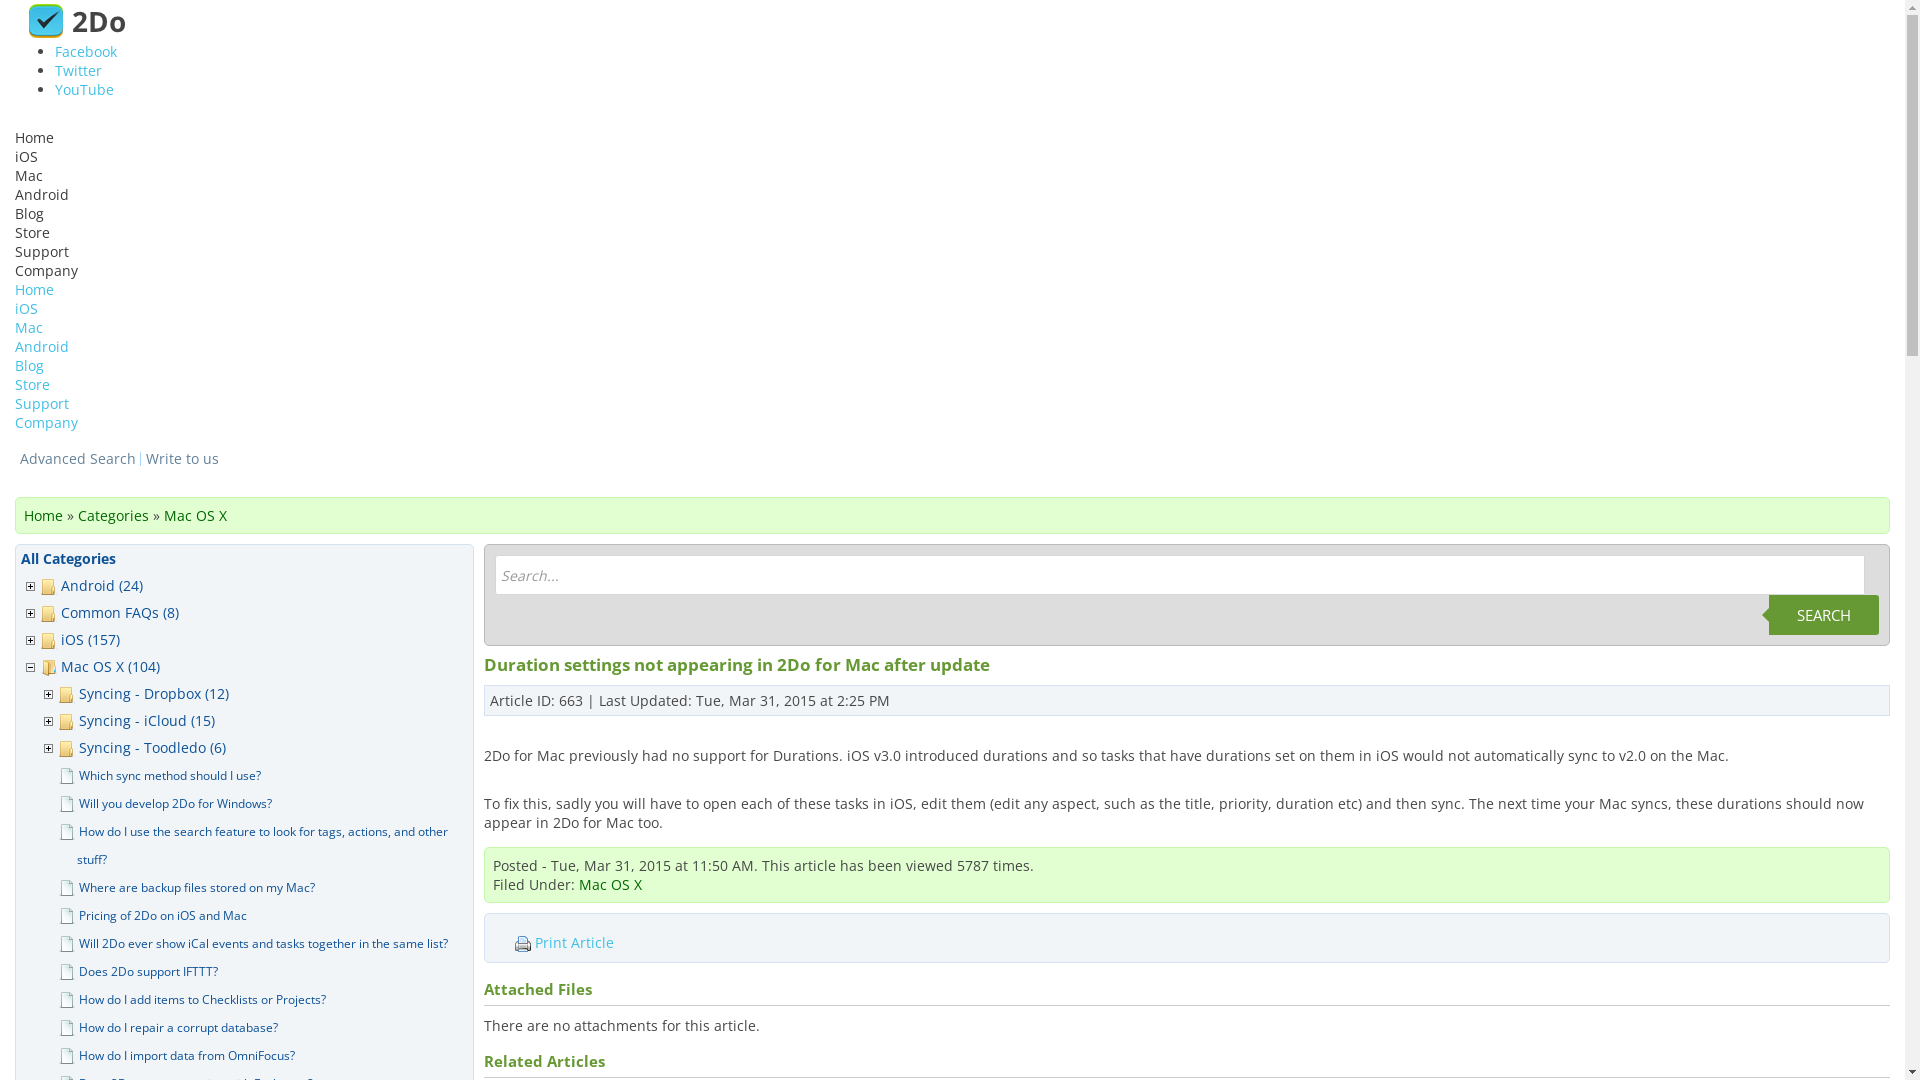  Describe the element at coordinates (26, 308) in the screenshot. I see `'iOS'` at that location.